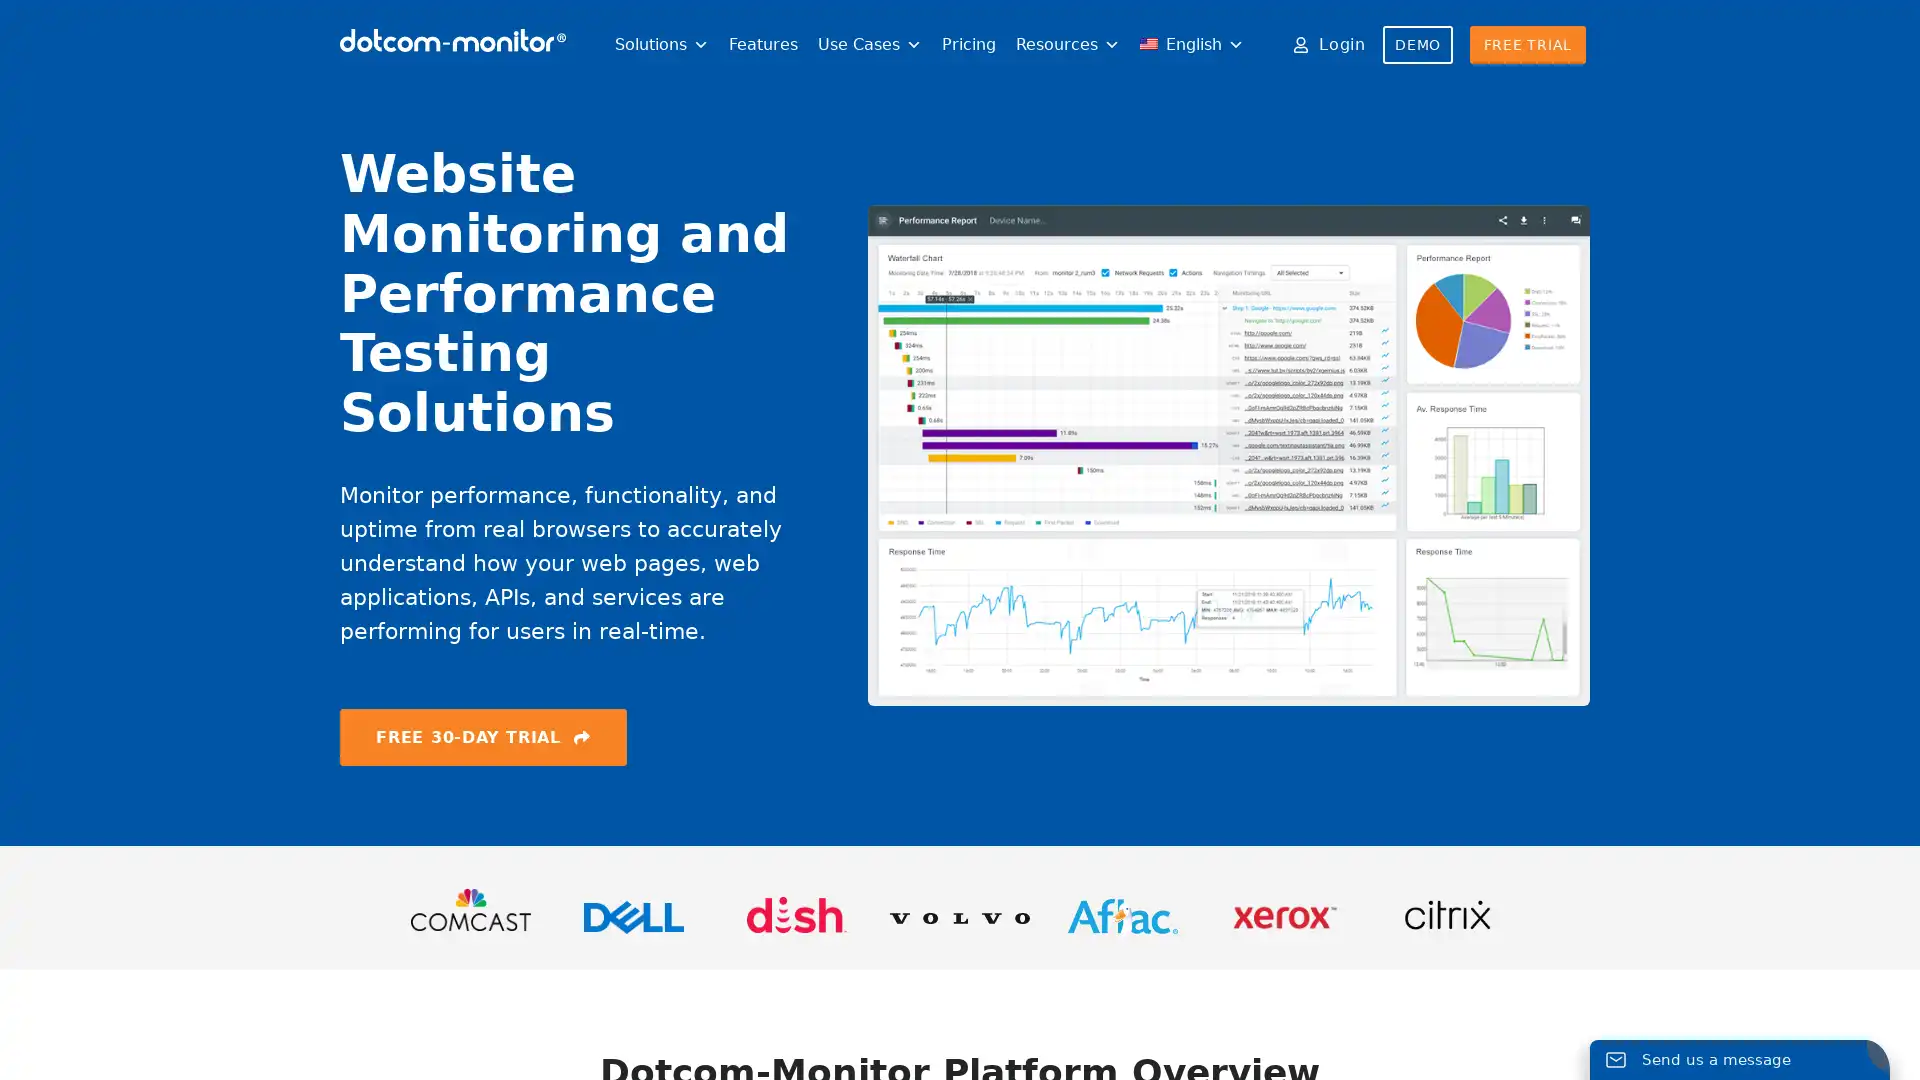 The height and width of the screenshot is (1080, 1920). What do you see at coordinates (1416, 45) in the screenshot?
I see `DEMO` at bounding box center [1416, 45].